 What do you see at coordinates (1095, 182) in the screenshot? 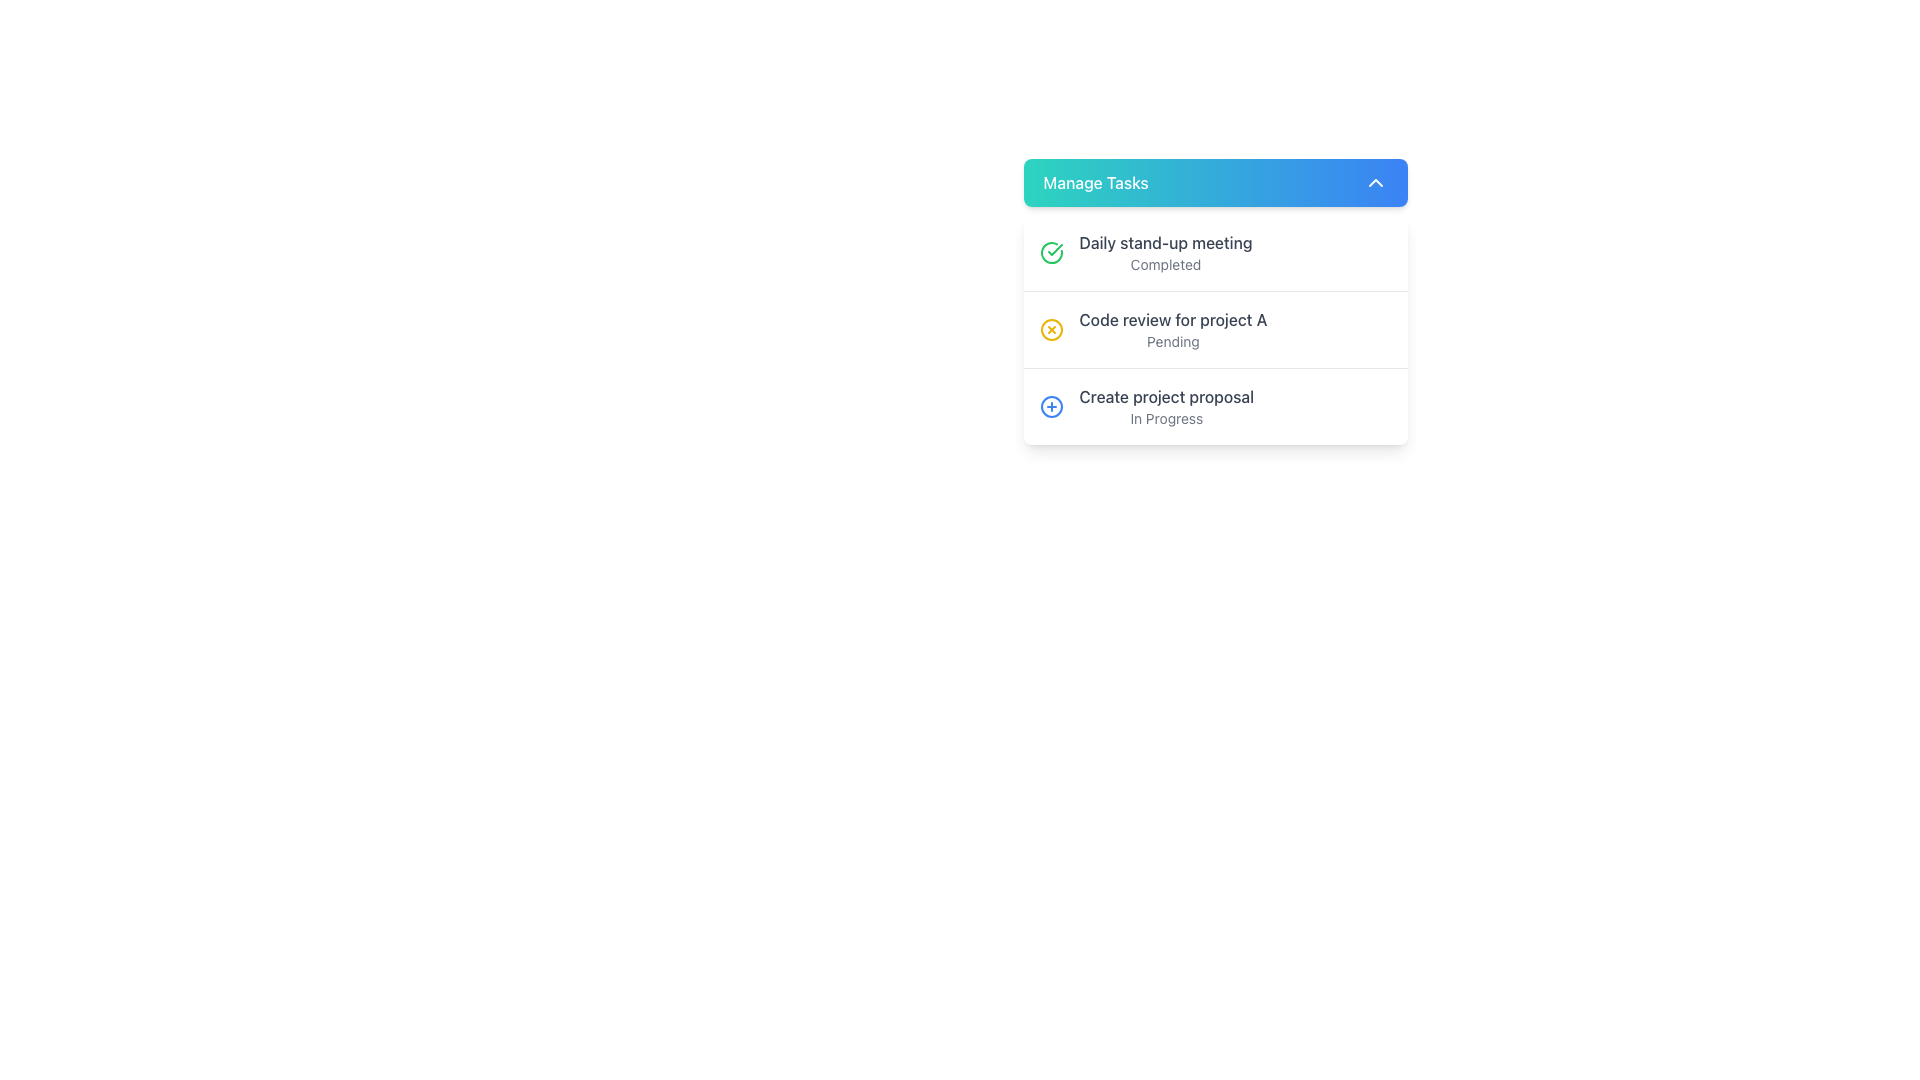
I see `the text label indicating the action associated with the task management button, located at the top-left section of the gradient button` at bounding box center [1095, 182].